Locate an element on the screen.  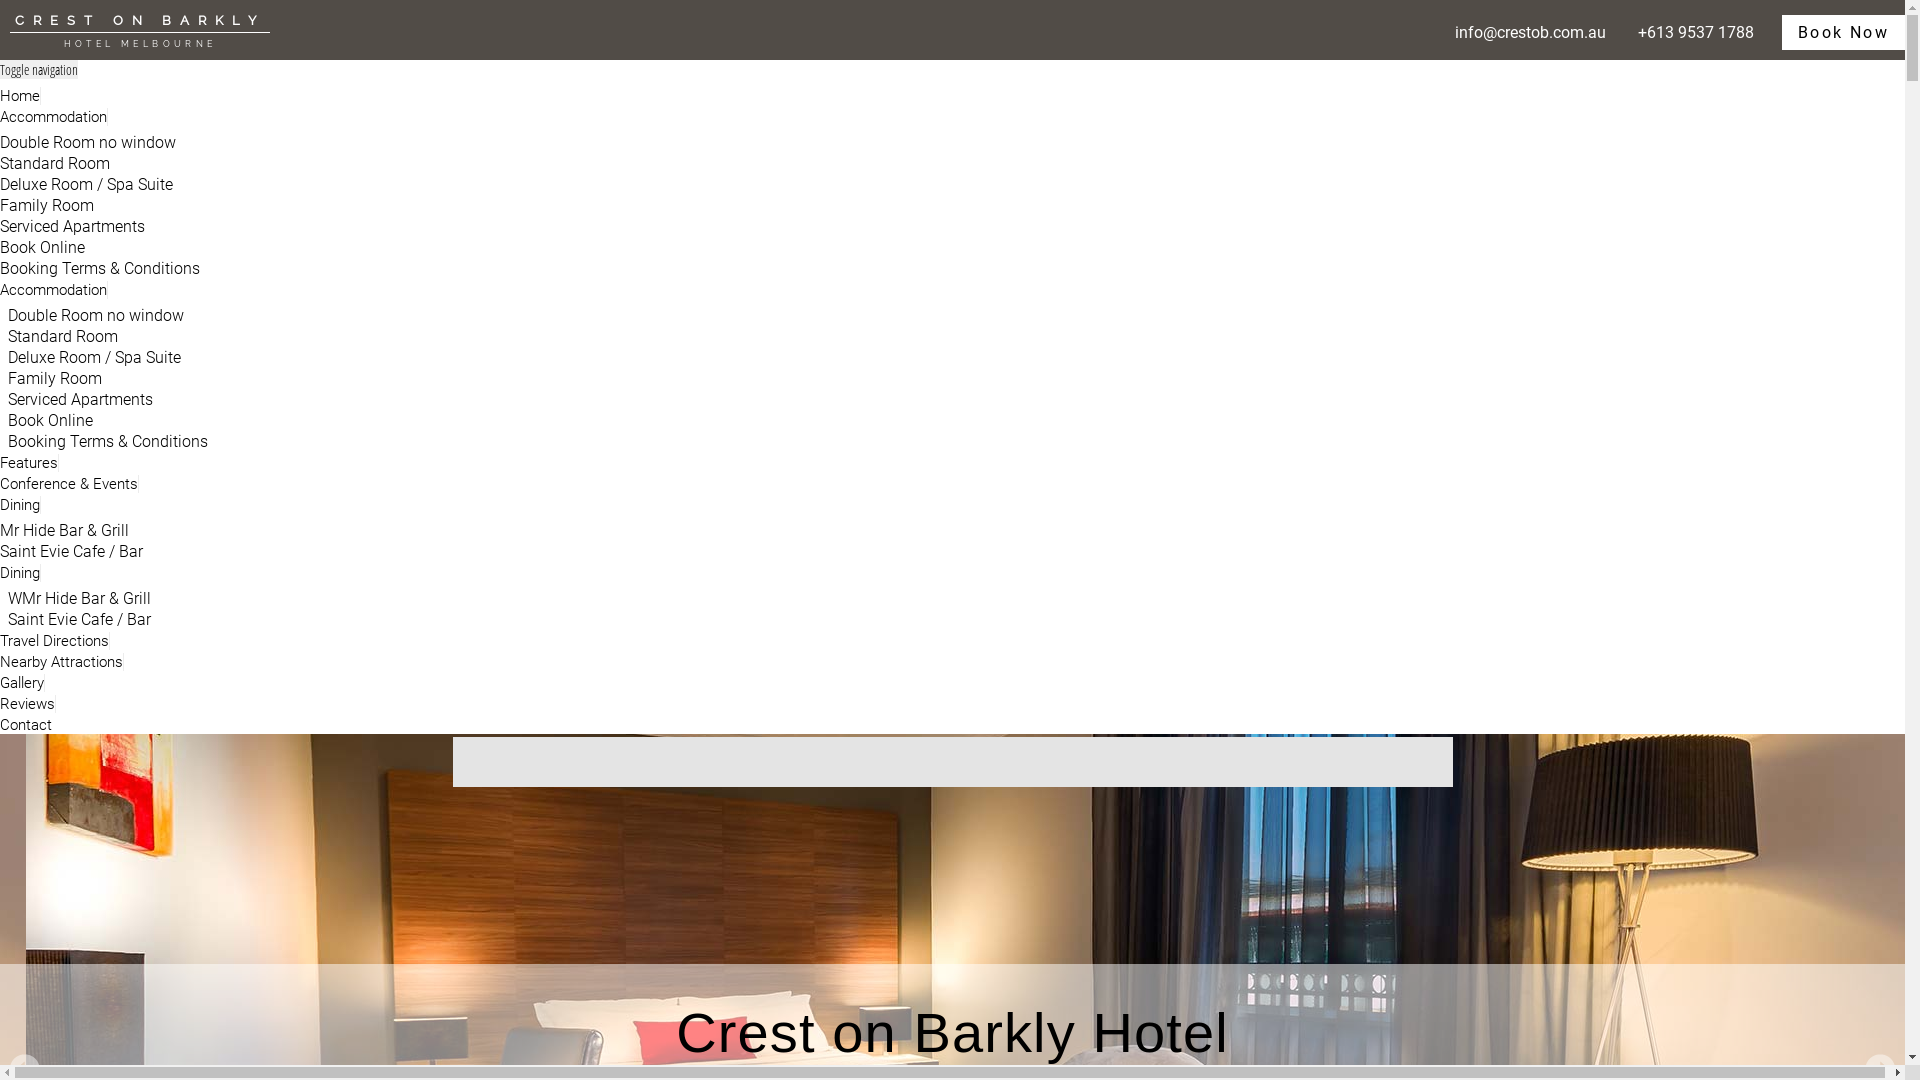
'info@crestob.com.au' is located at coordinates (1450, 32).